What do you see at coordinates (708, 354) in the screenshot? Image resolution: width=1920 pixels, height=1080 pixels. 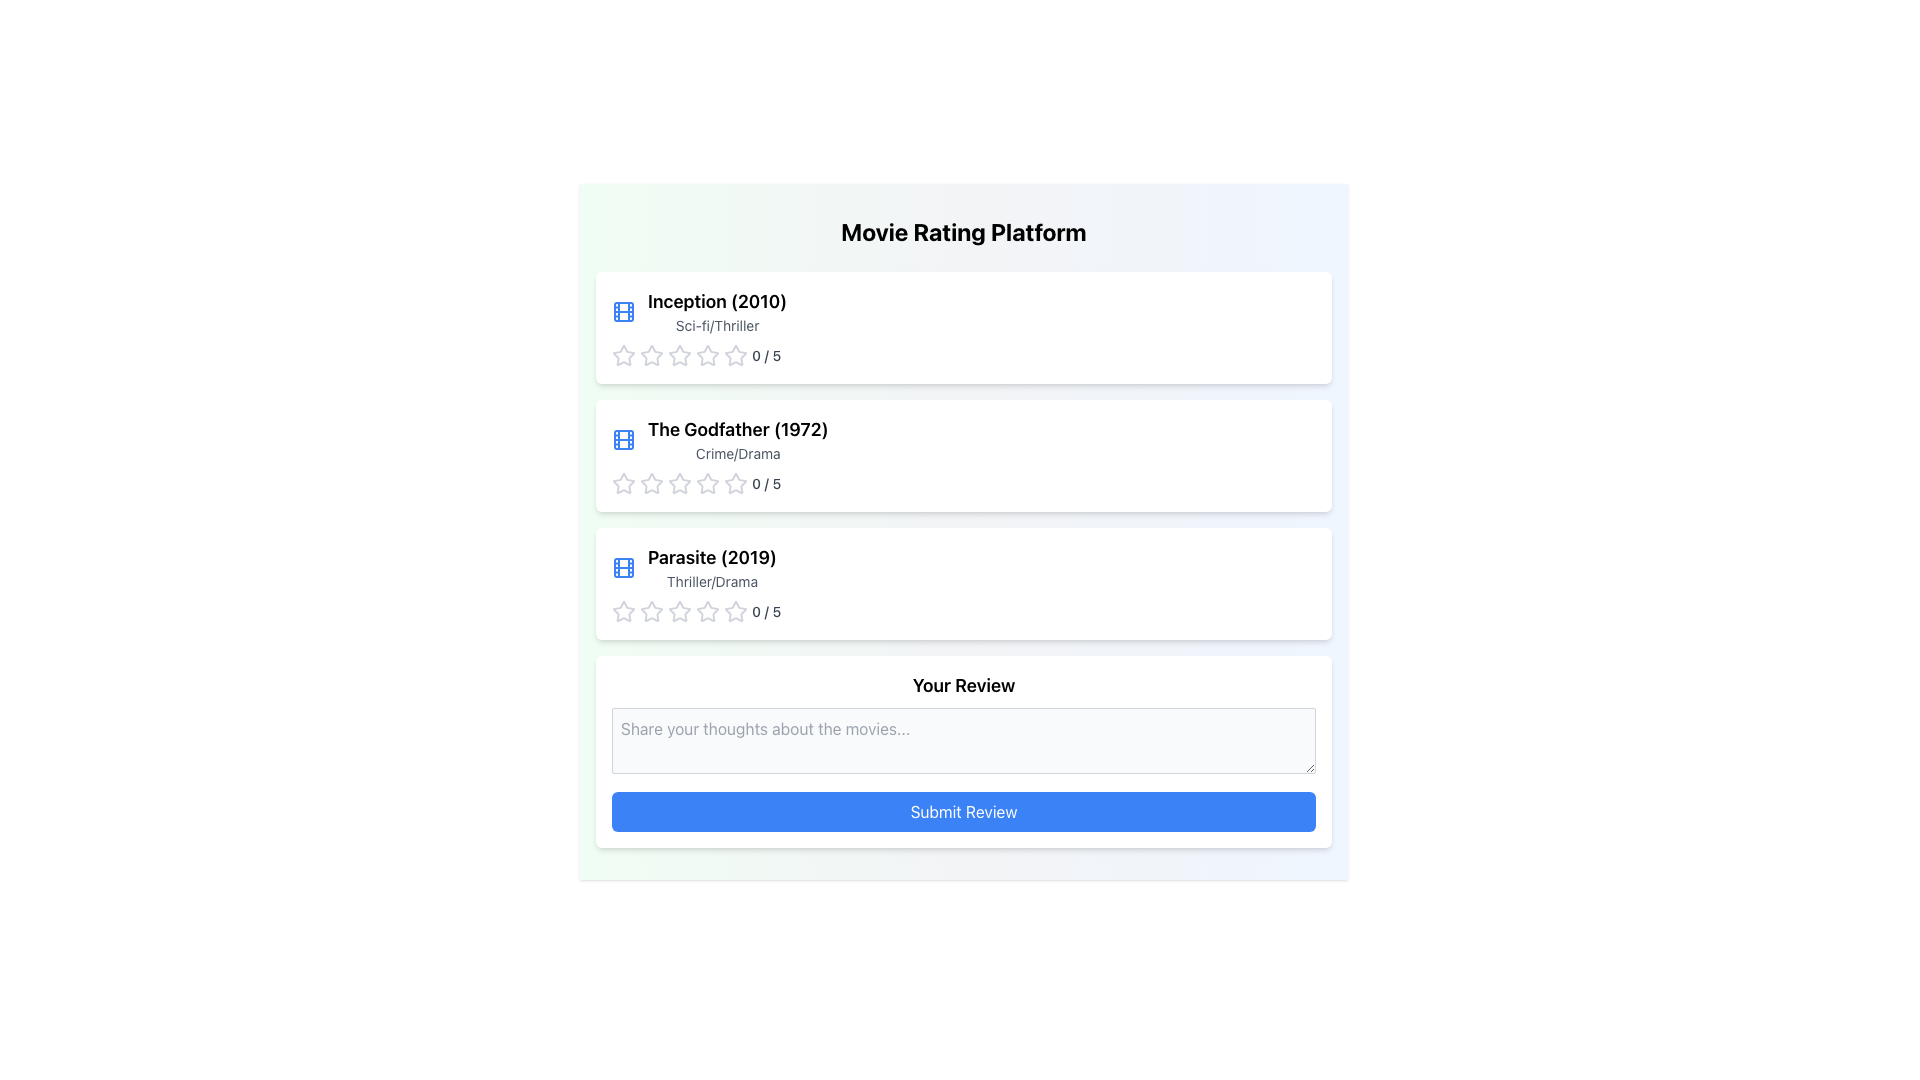 I see `the fourth star icon in the movie rating section for 'Inception (2010)'` at bounding box center [708, 354].